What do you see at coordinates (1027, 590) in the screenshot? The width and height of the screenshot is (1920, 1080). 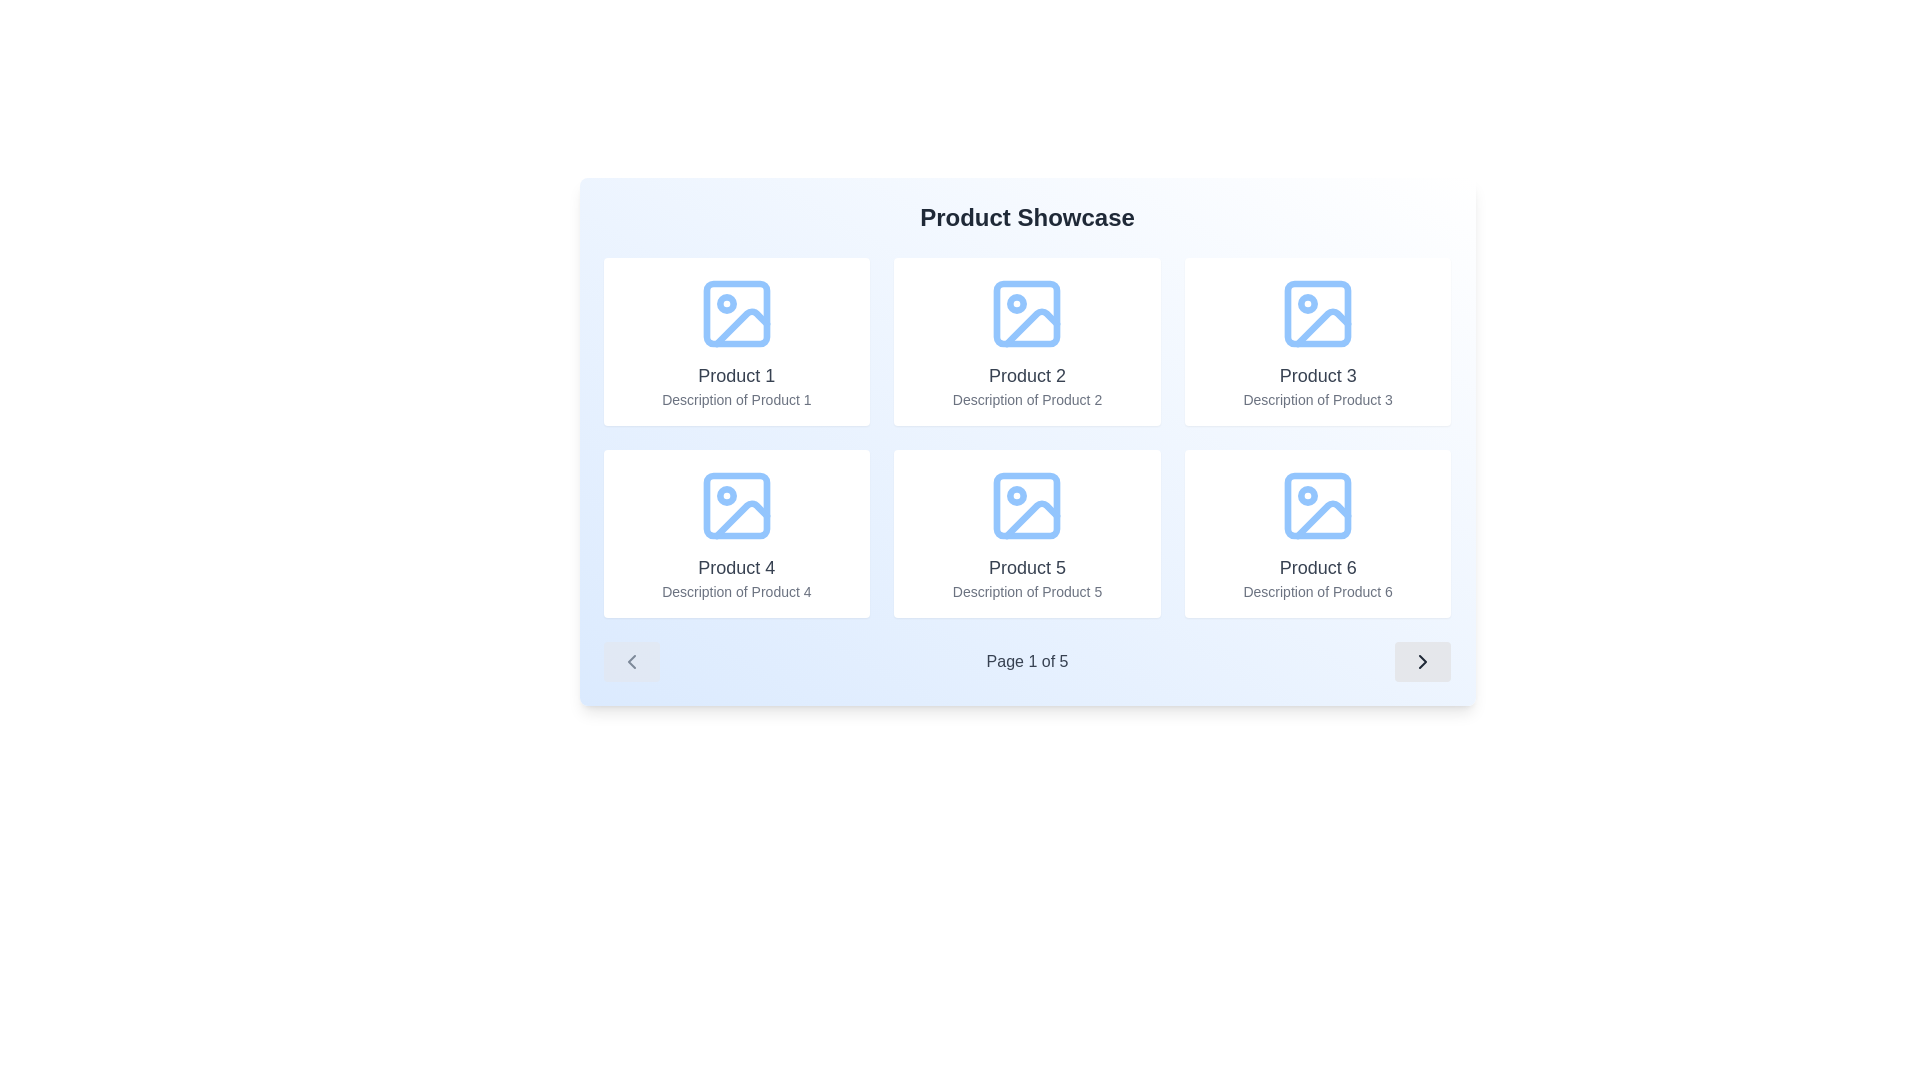 I see `the informational Text label that provides context about 'Product 5', located at the bottom of the product card in the second row, middle column` at bounding box center [1027, 590].